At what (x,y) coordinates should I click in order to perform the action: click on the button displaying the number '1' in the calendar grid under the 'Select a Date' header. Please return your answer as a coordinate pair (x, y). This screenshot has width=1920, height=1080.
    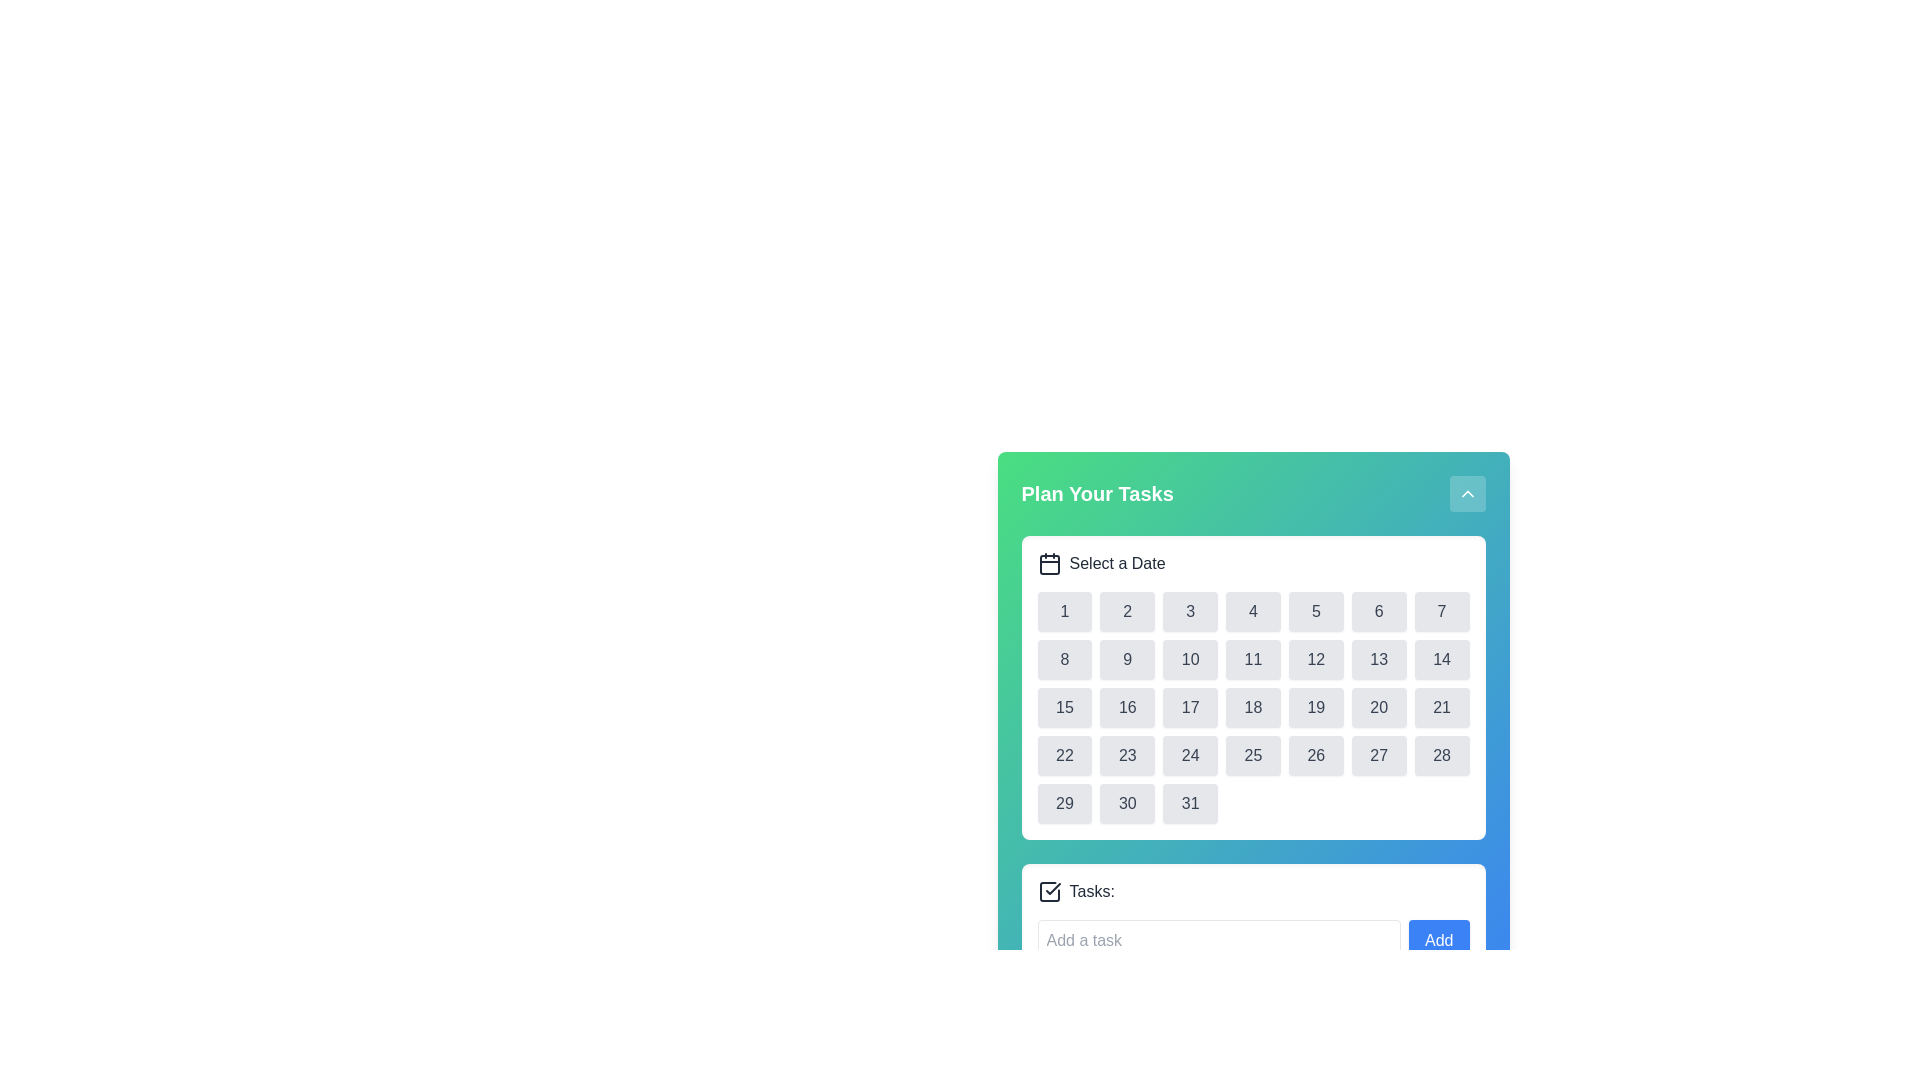
    Looking at the image, I should click on (1063, 611).